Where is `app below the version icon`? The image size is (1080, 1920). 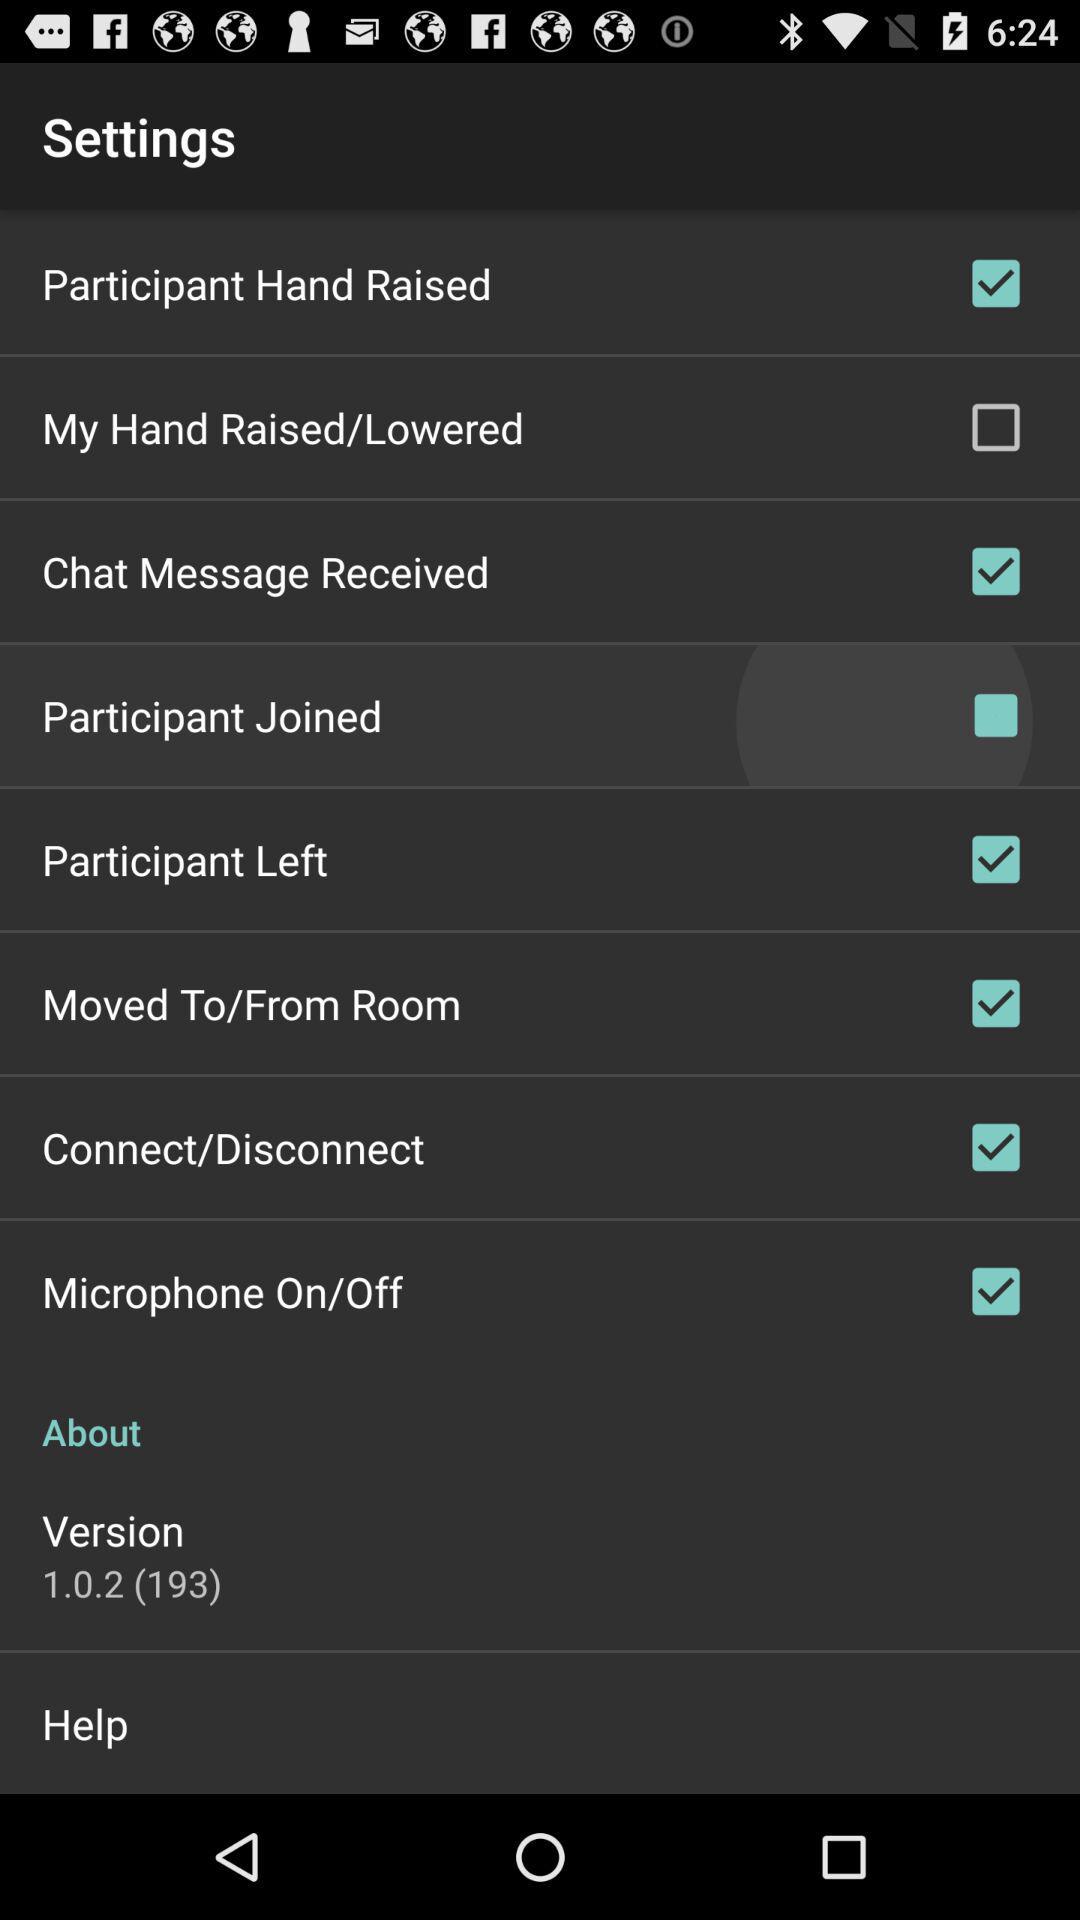
app below the version icon is located at coordinates (131, 1582).